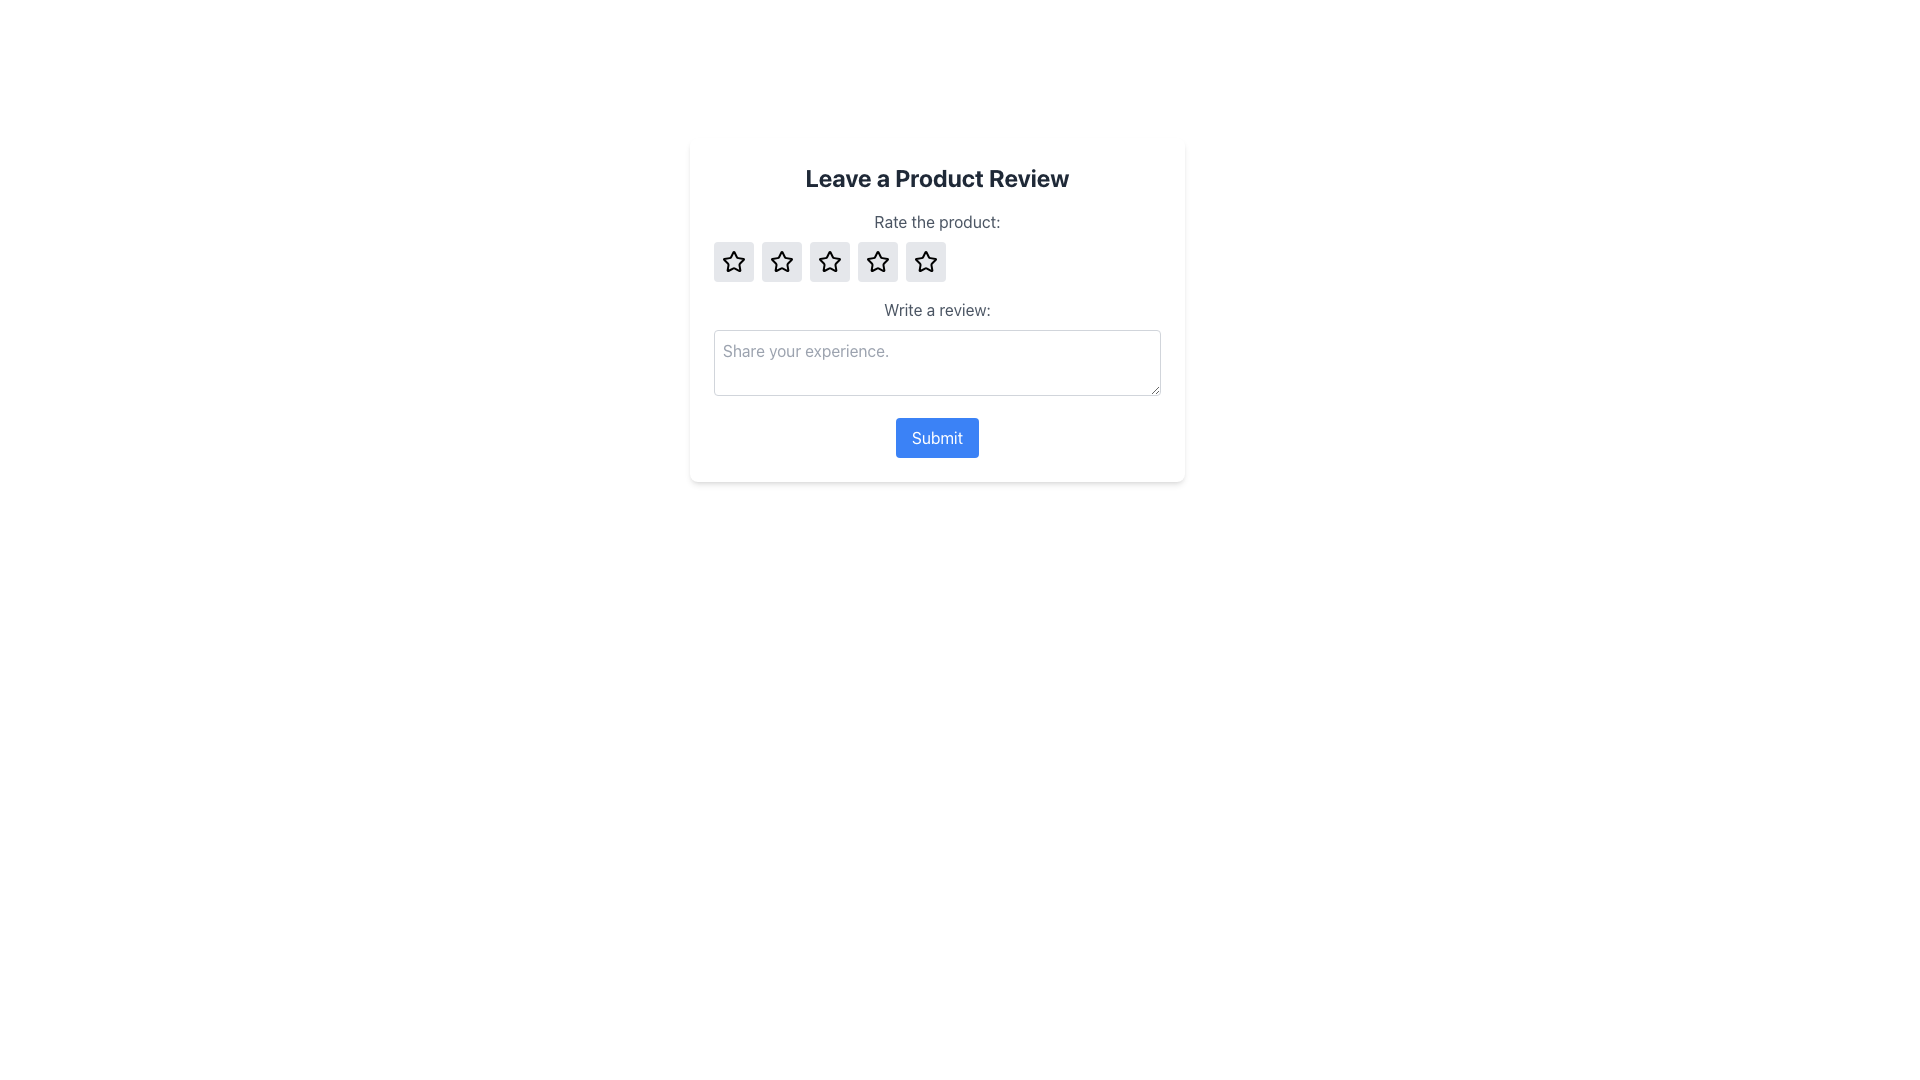 The height and width of the screenshot is (1080, 1920). Describe the element at coordinates (781, 261) in the screenshot. I see `the second star icon in the product review section, which is styled in gray with an outlined stroke, located centrally between the first and third stars` at that location.